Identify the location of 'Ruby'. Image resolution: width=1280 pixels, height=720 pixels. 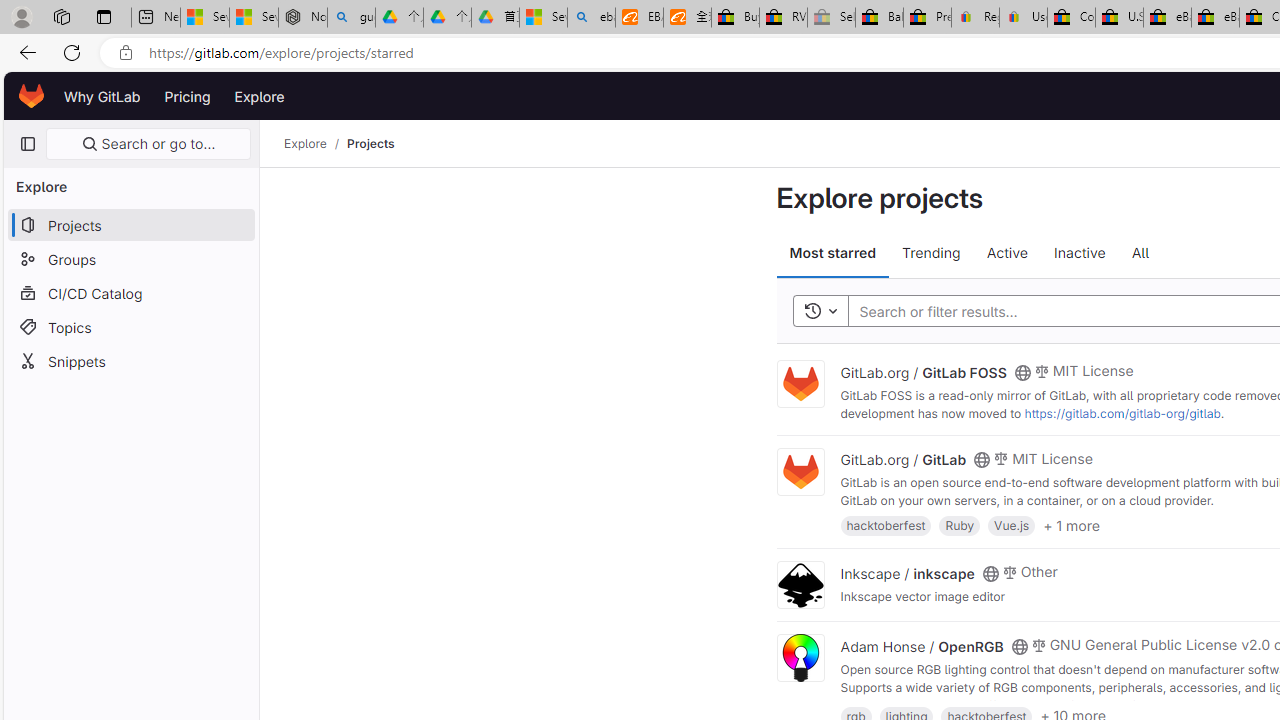
(960, 524).